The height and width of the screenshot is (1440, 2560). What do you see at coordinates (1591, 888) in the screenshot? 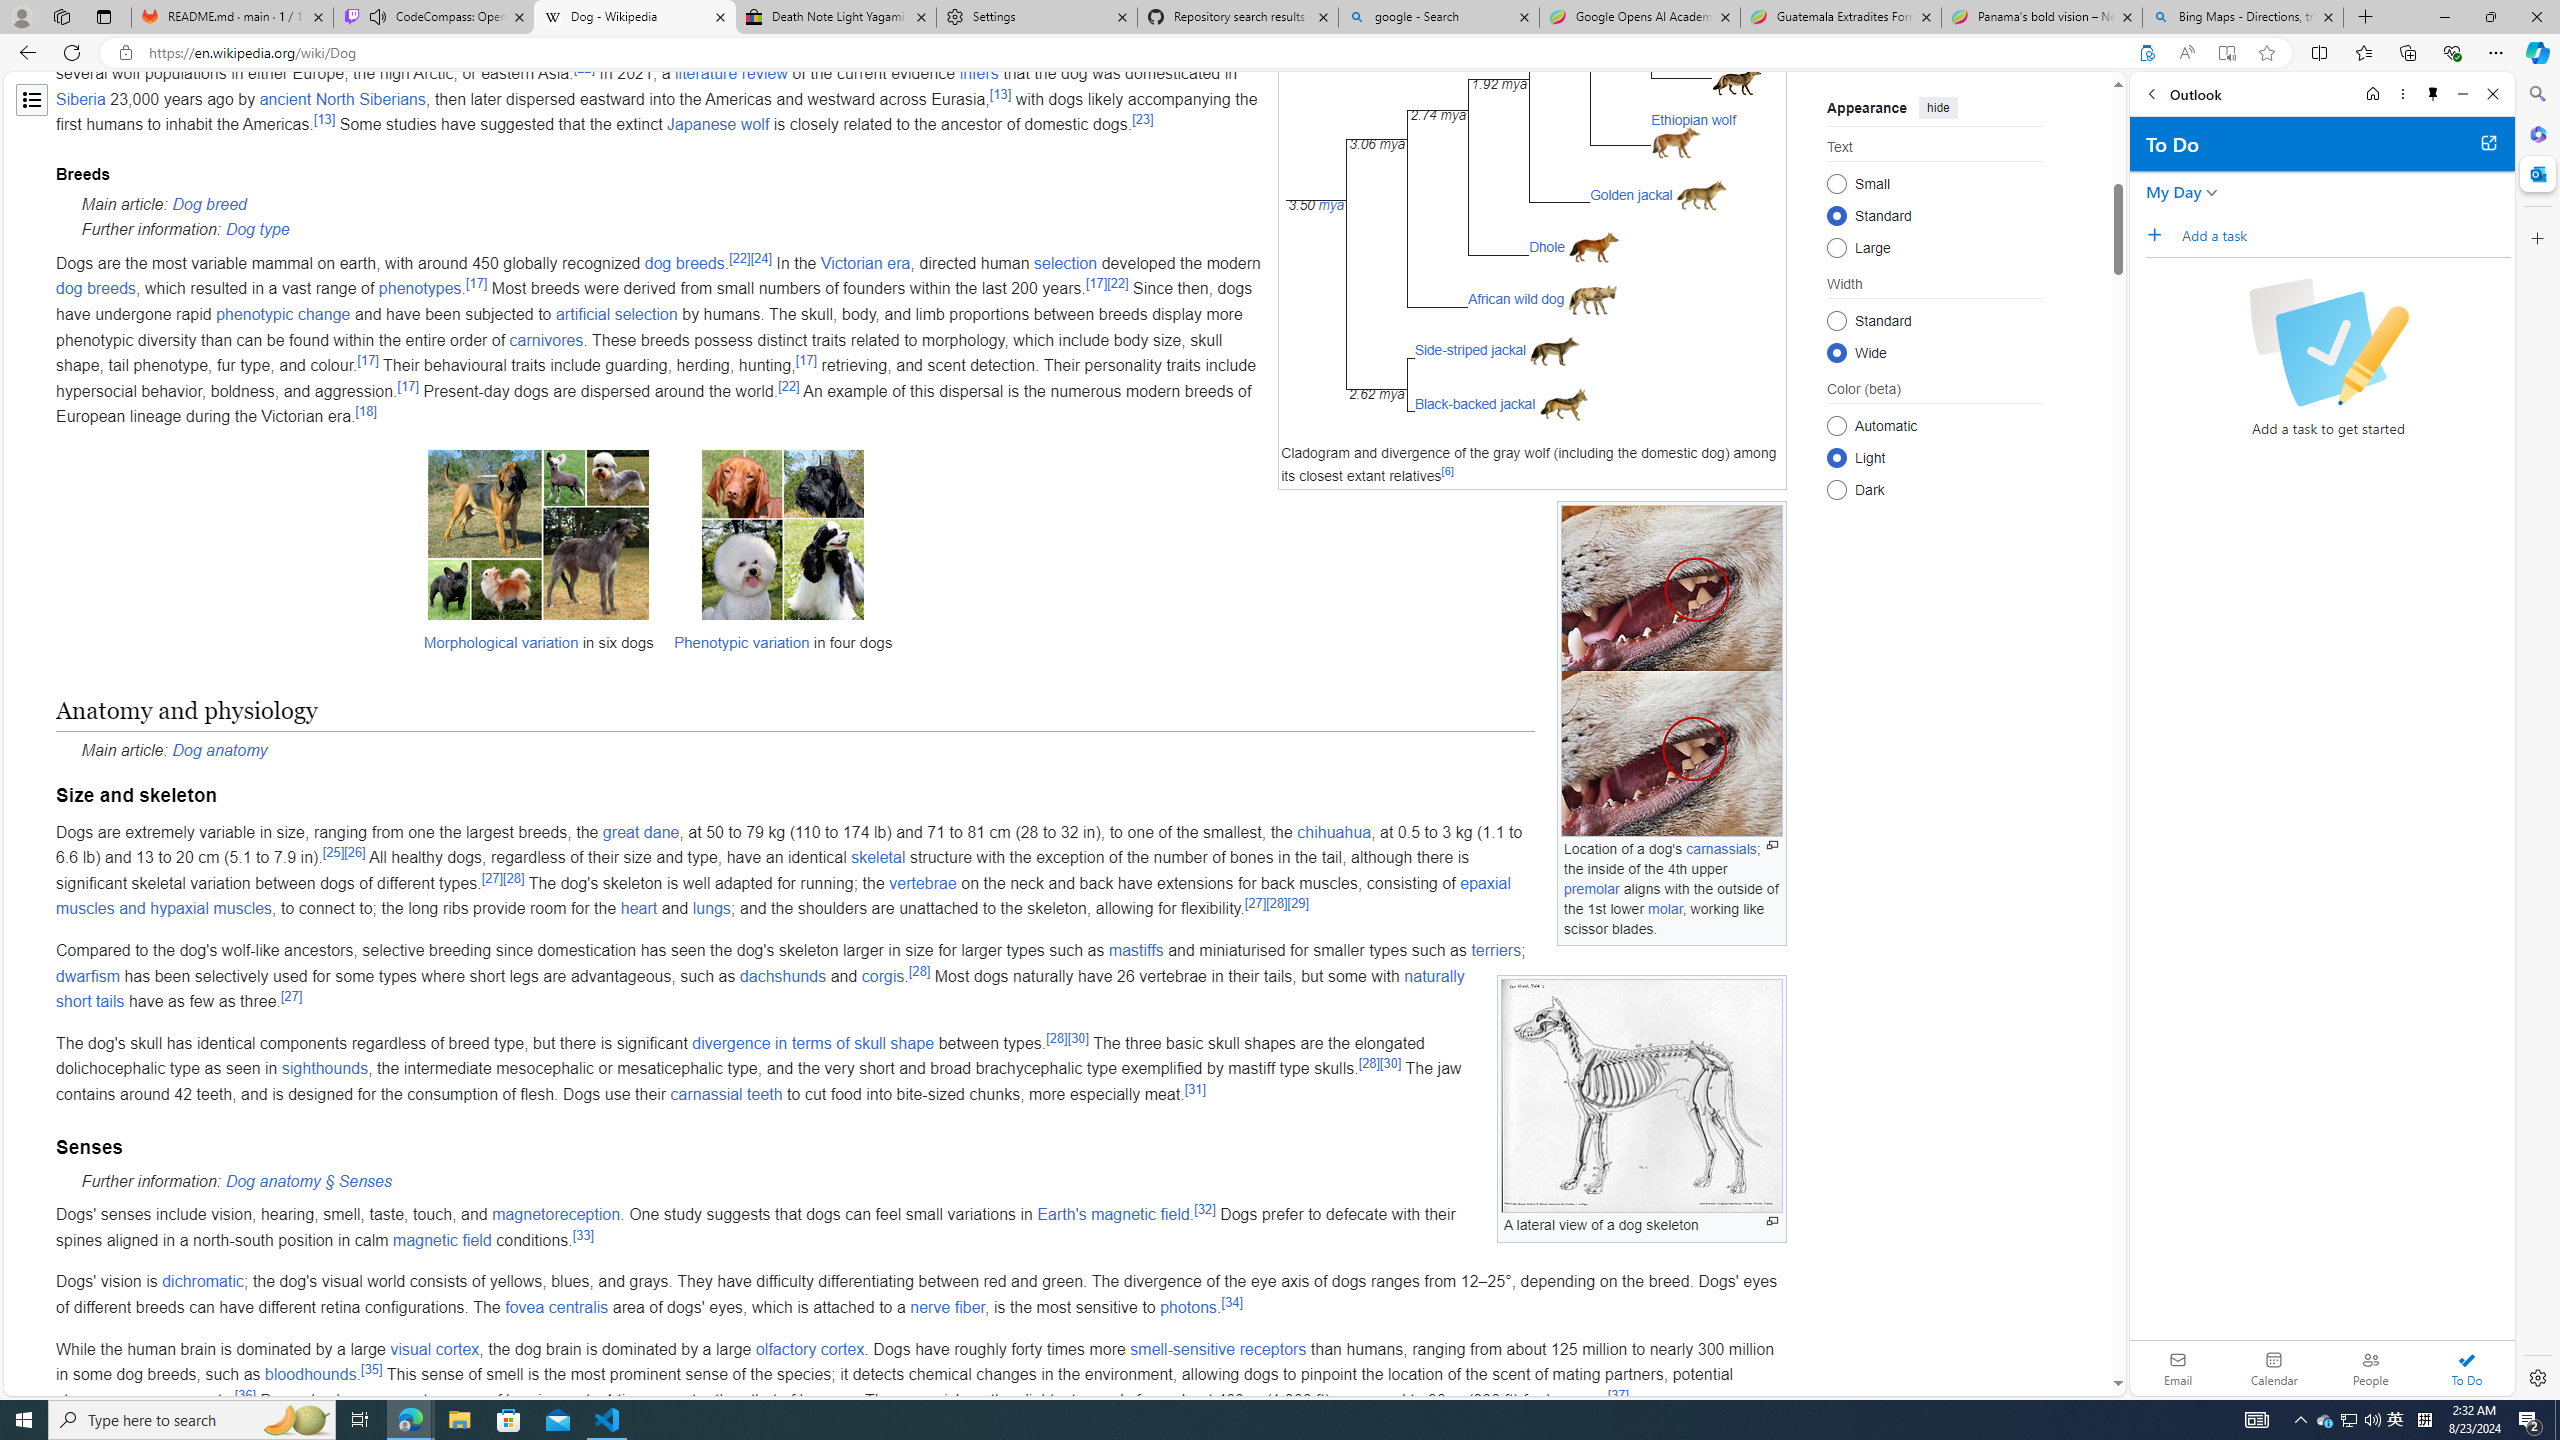
I see `'premolar'` at bounding box center [1591, 888].